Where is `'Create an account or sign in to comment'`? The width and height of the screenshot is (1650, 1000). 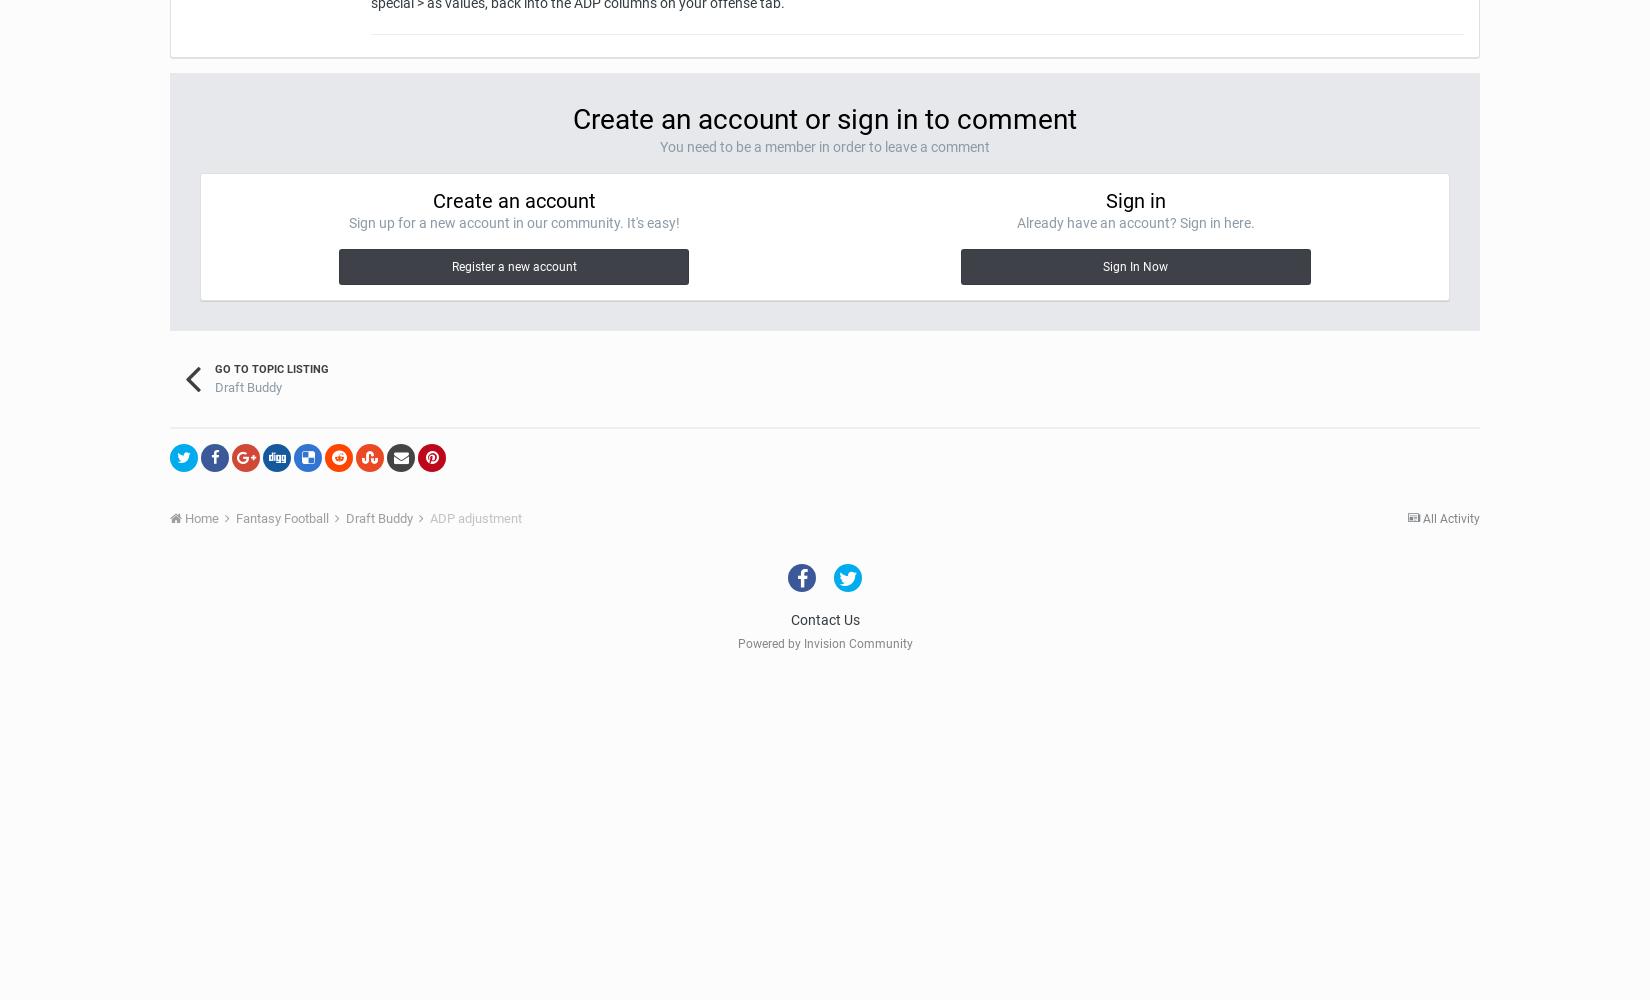 'Create an account or sign in to comment' is located at coordinates (825, 118).